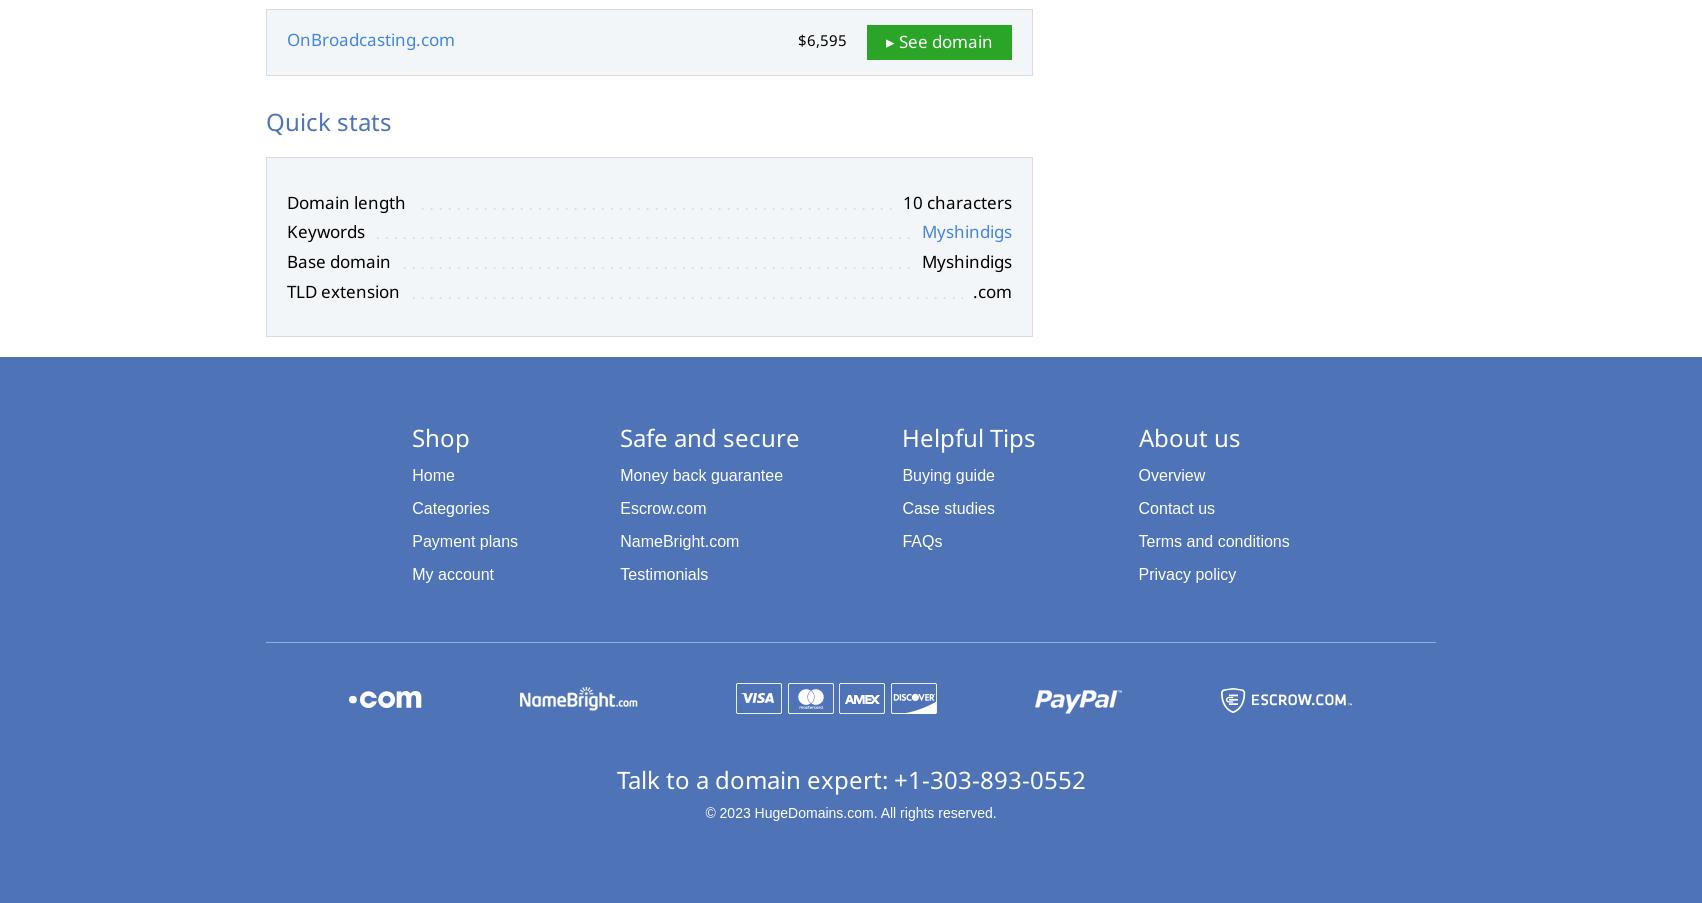 The width and height of the screenshot is (1702, 903). I want to click on 'My account', so click(452, 572).